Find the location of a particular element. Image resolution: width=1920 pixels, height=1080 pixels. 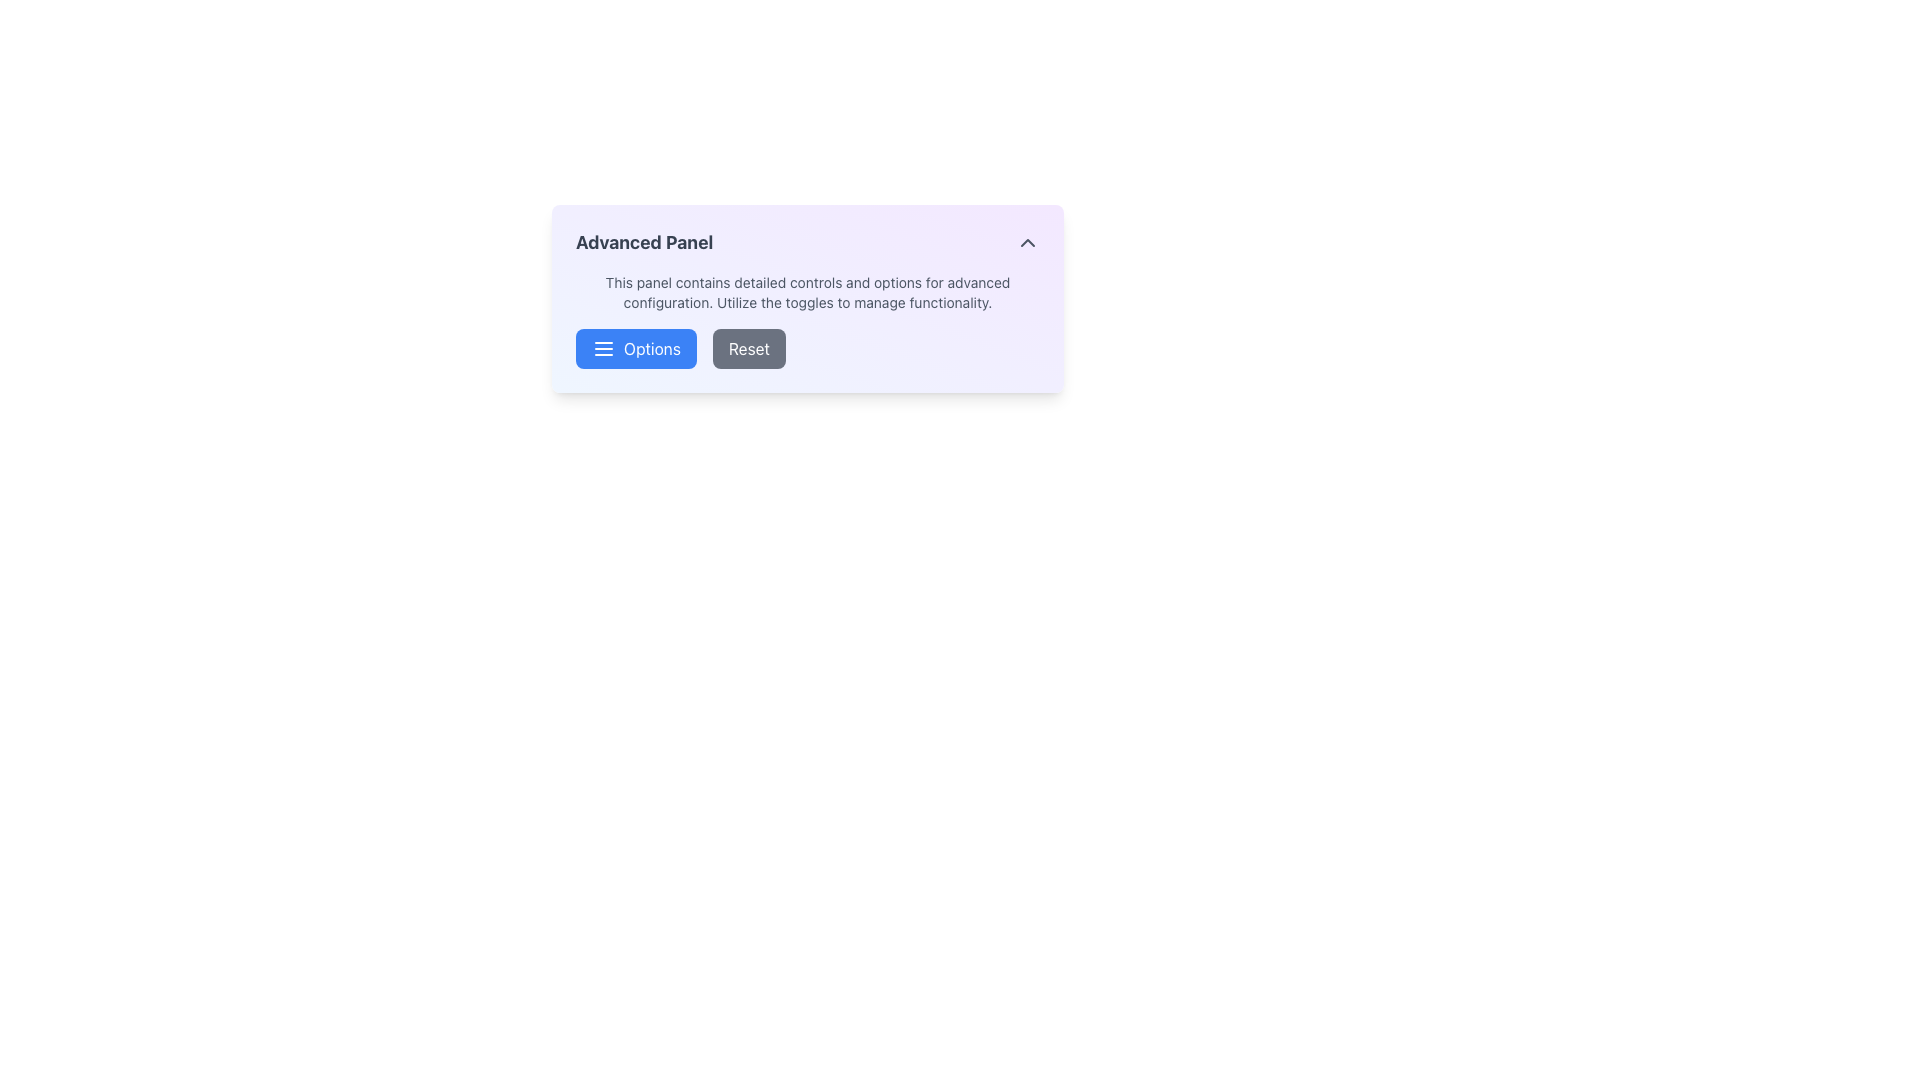

the title Text label that serves as a heading for the panel, located above a descriptive paragraph and to the left of an interactive button and a small chevron icon is located at coordinates (644, 242).